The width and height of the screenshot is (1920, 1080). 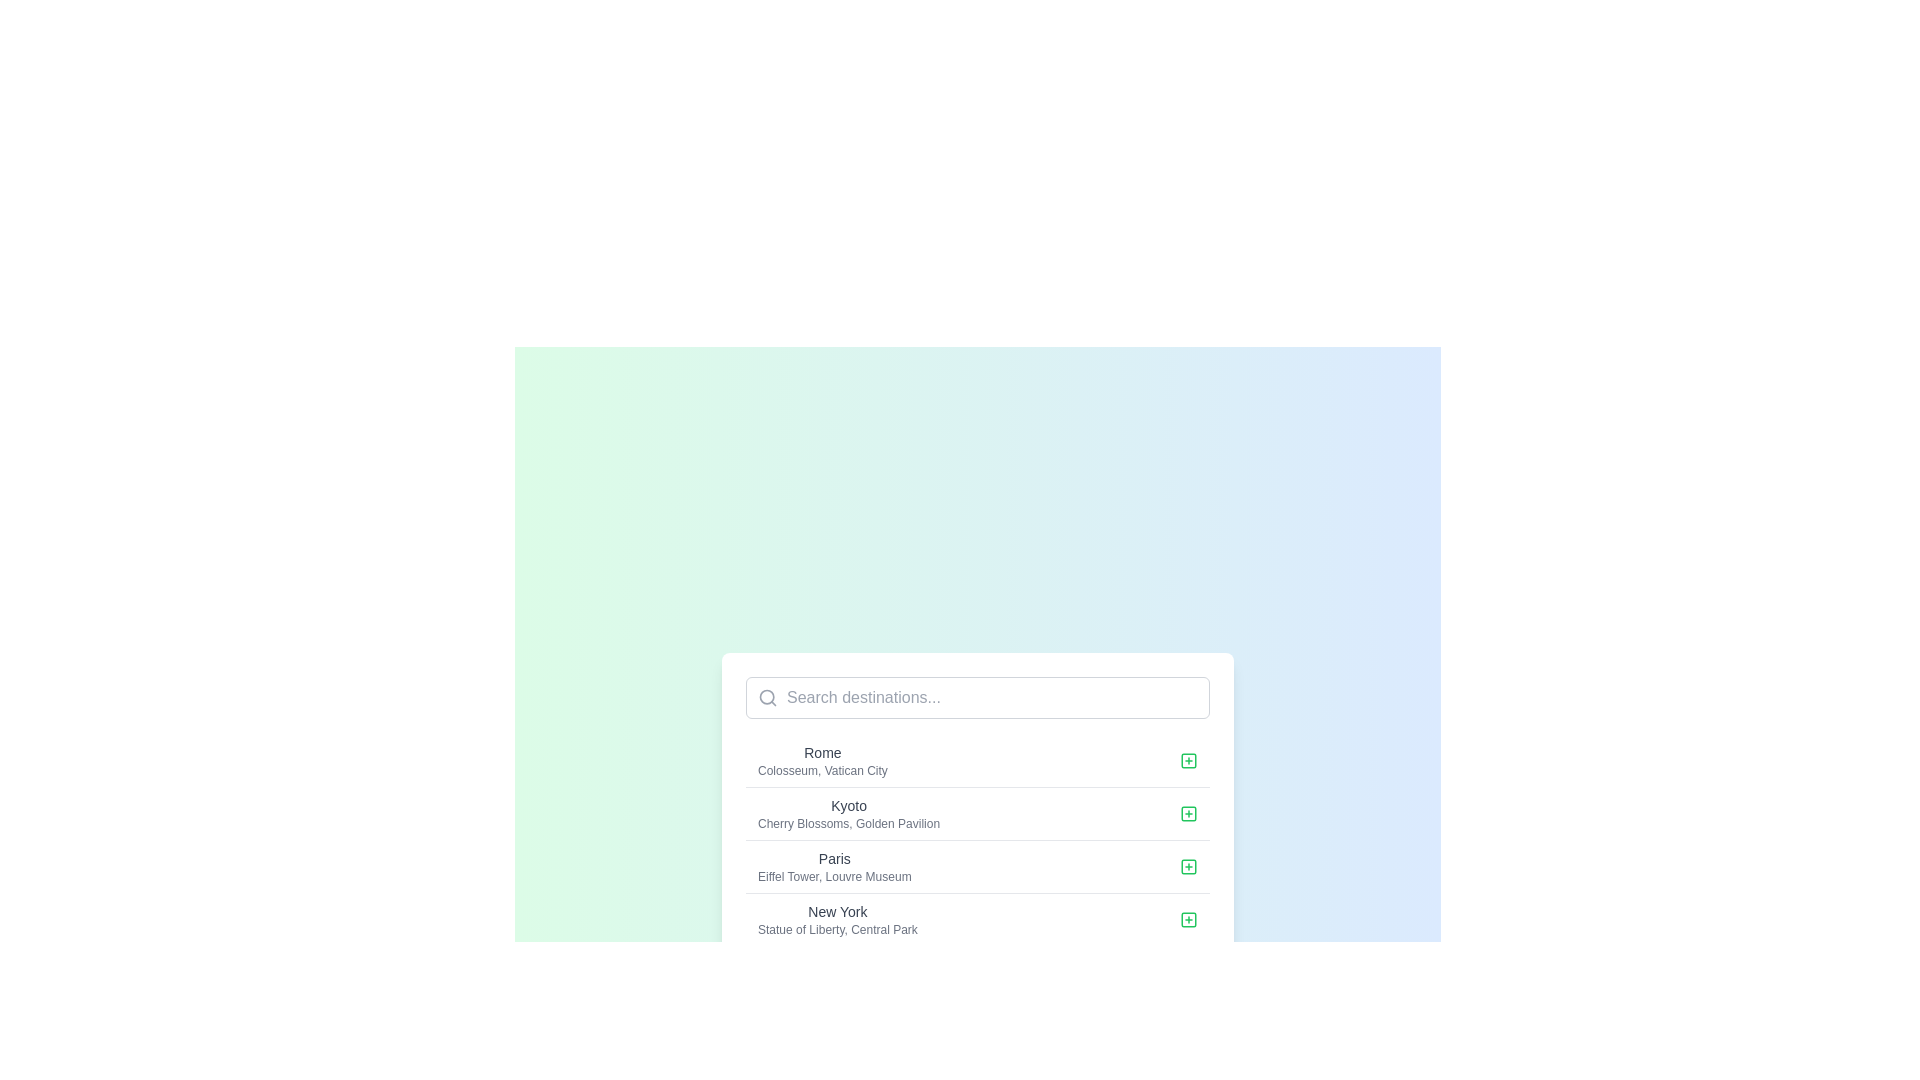 I want to click on the Text block for the city 'Paris', which highlights the landmarks 'Eiffel Tower' and 'Louvre Museum' and is located in the third row of the city list, so click(x=834, y=866).